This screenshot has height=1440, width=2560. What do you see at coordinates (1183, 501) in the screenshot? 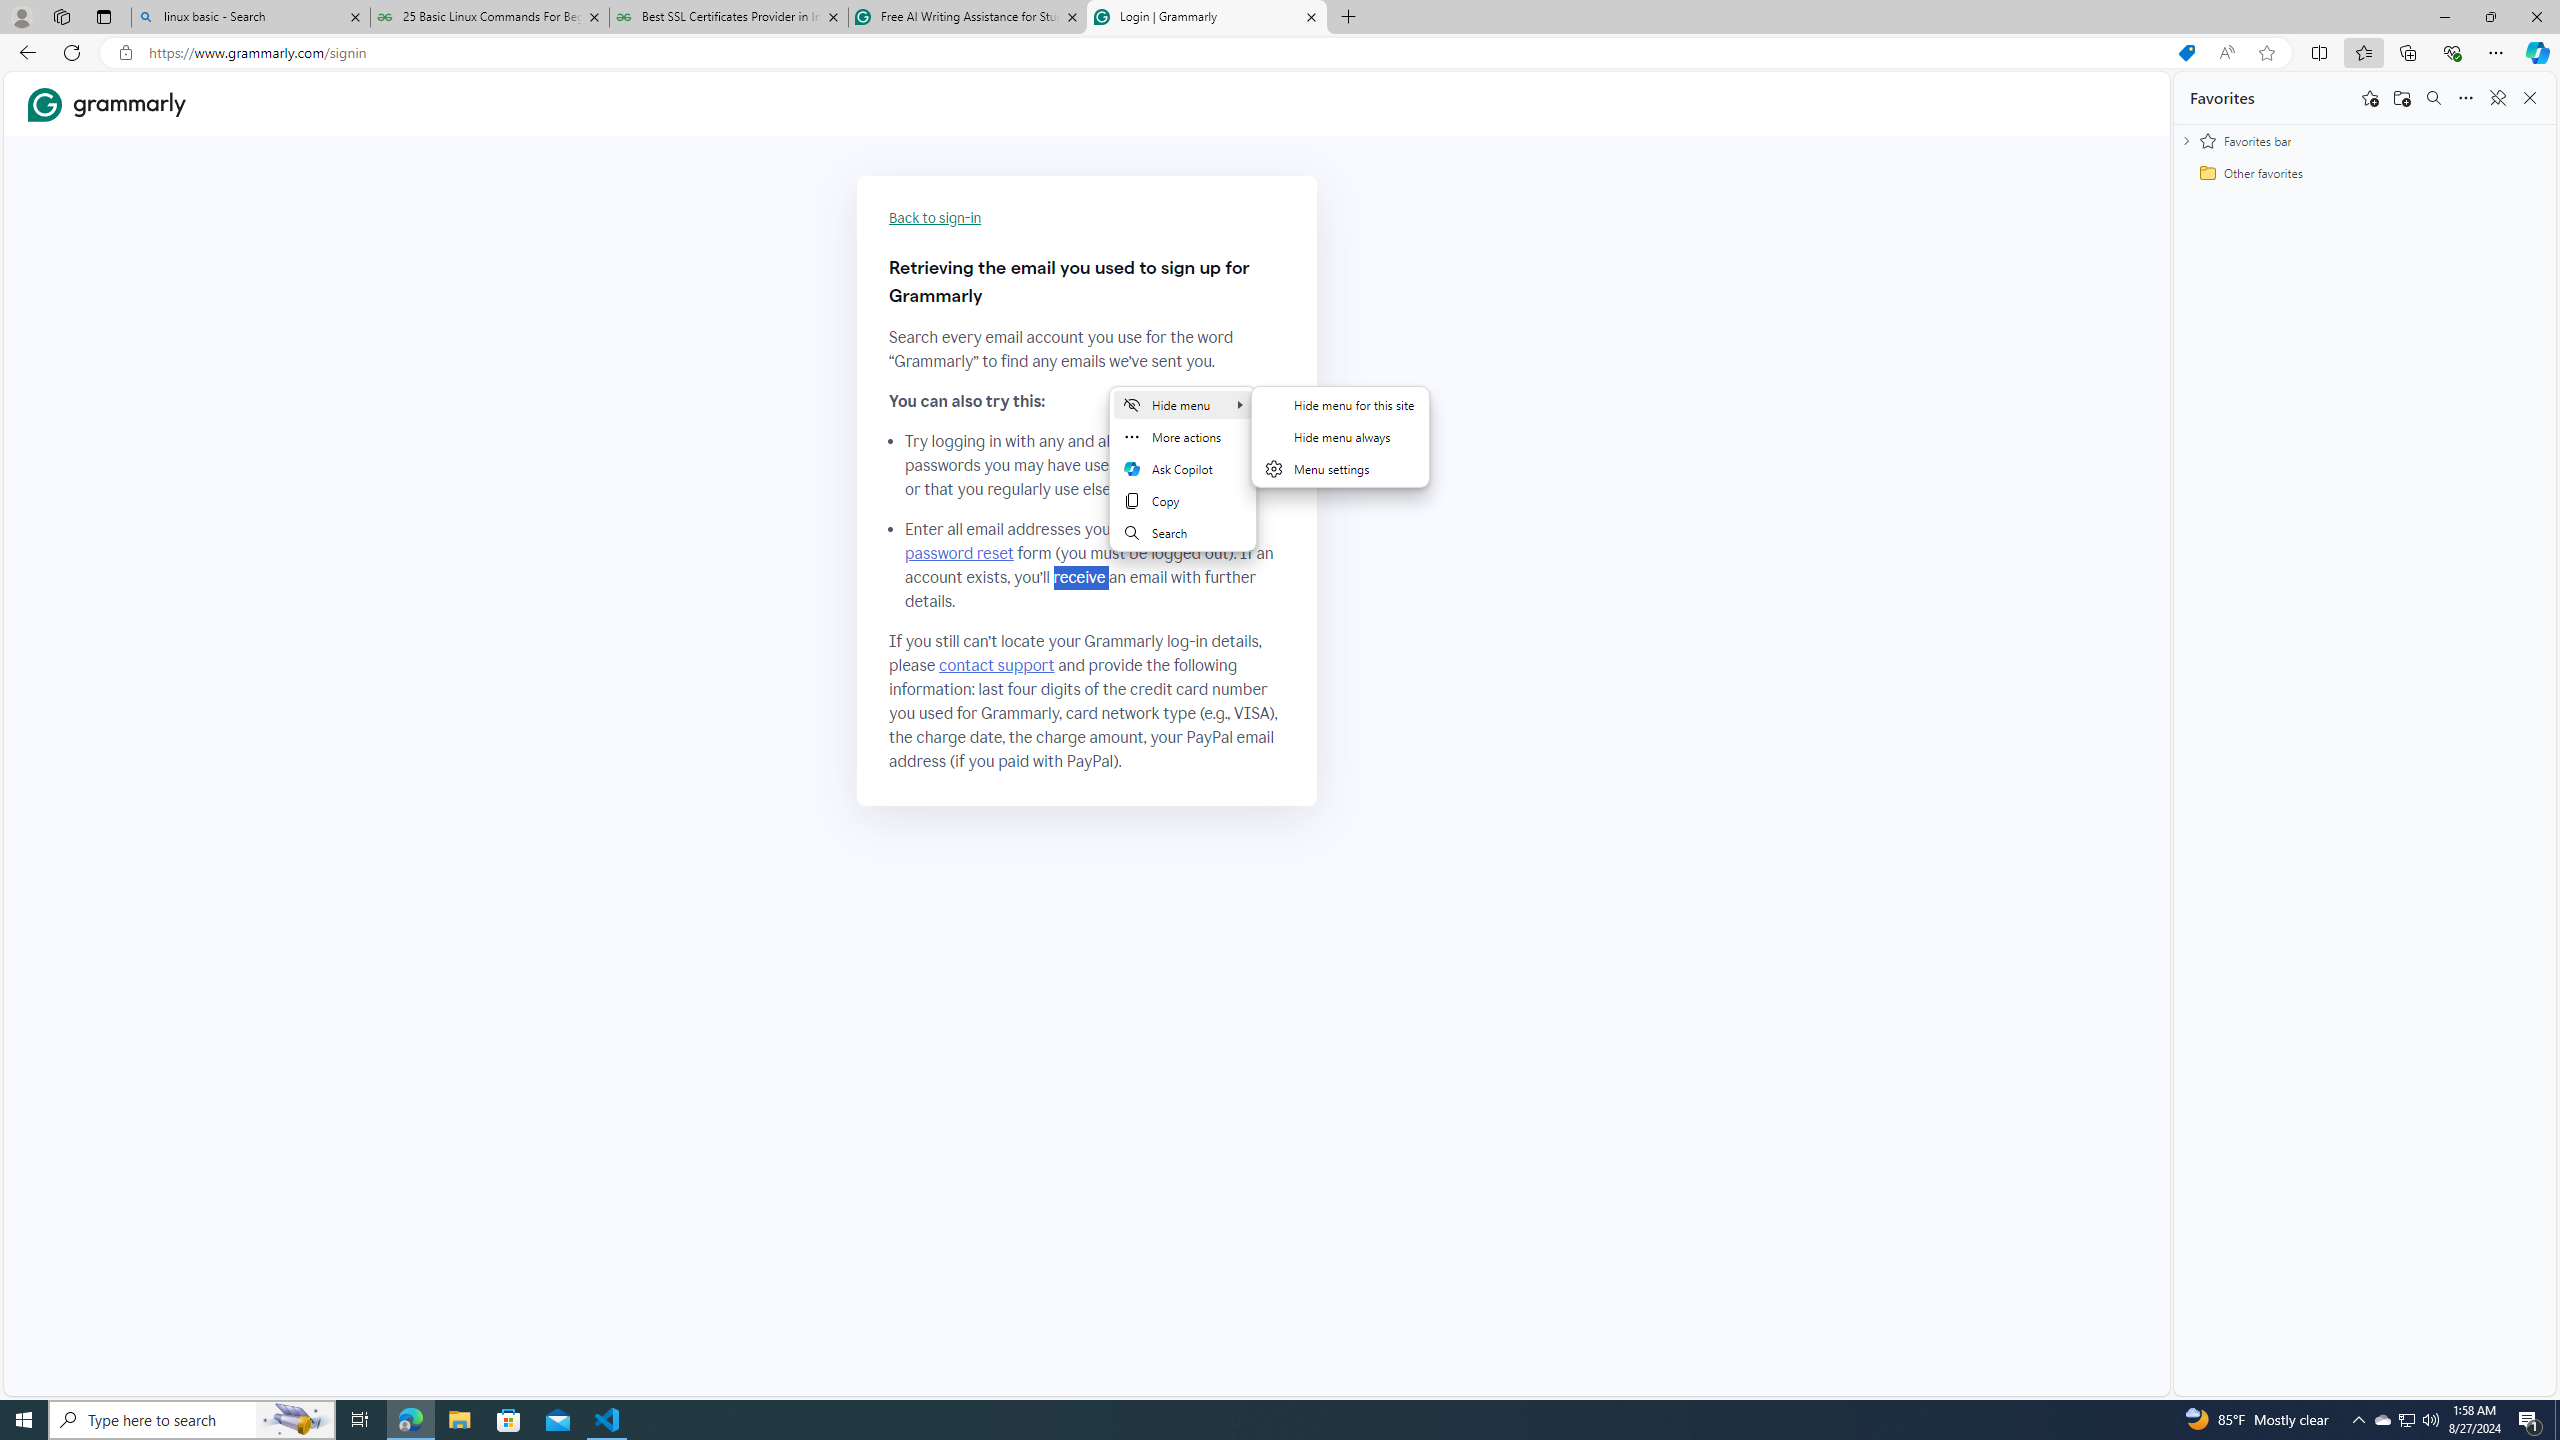
I see `'Copy'` at bounding box center [1183, 501].